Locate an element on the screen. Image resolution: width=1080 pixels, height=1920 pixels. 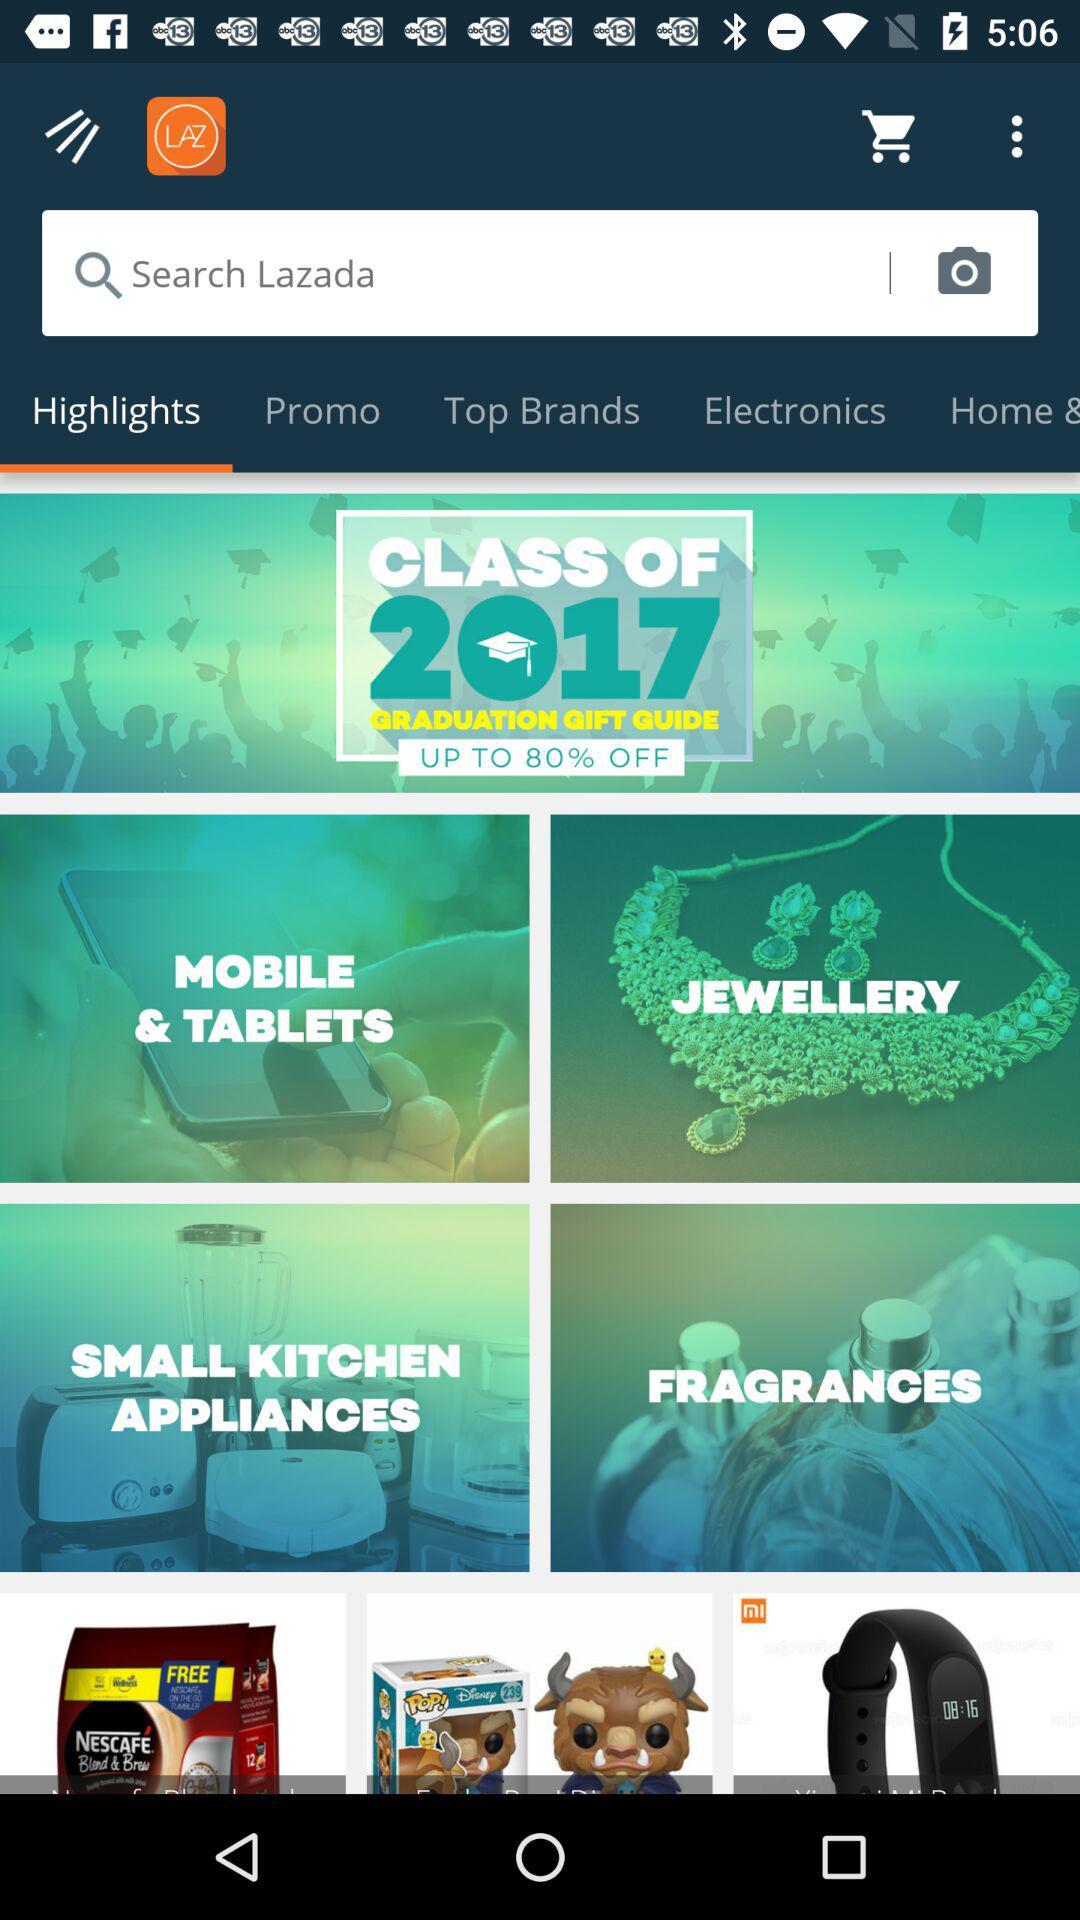
search term is located at coordinates (465, 272).